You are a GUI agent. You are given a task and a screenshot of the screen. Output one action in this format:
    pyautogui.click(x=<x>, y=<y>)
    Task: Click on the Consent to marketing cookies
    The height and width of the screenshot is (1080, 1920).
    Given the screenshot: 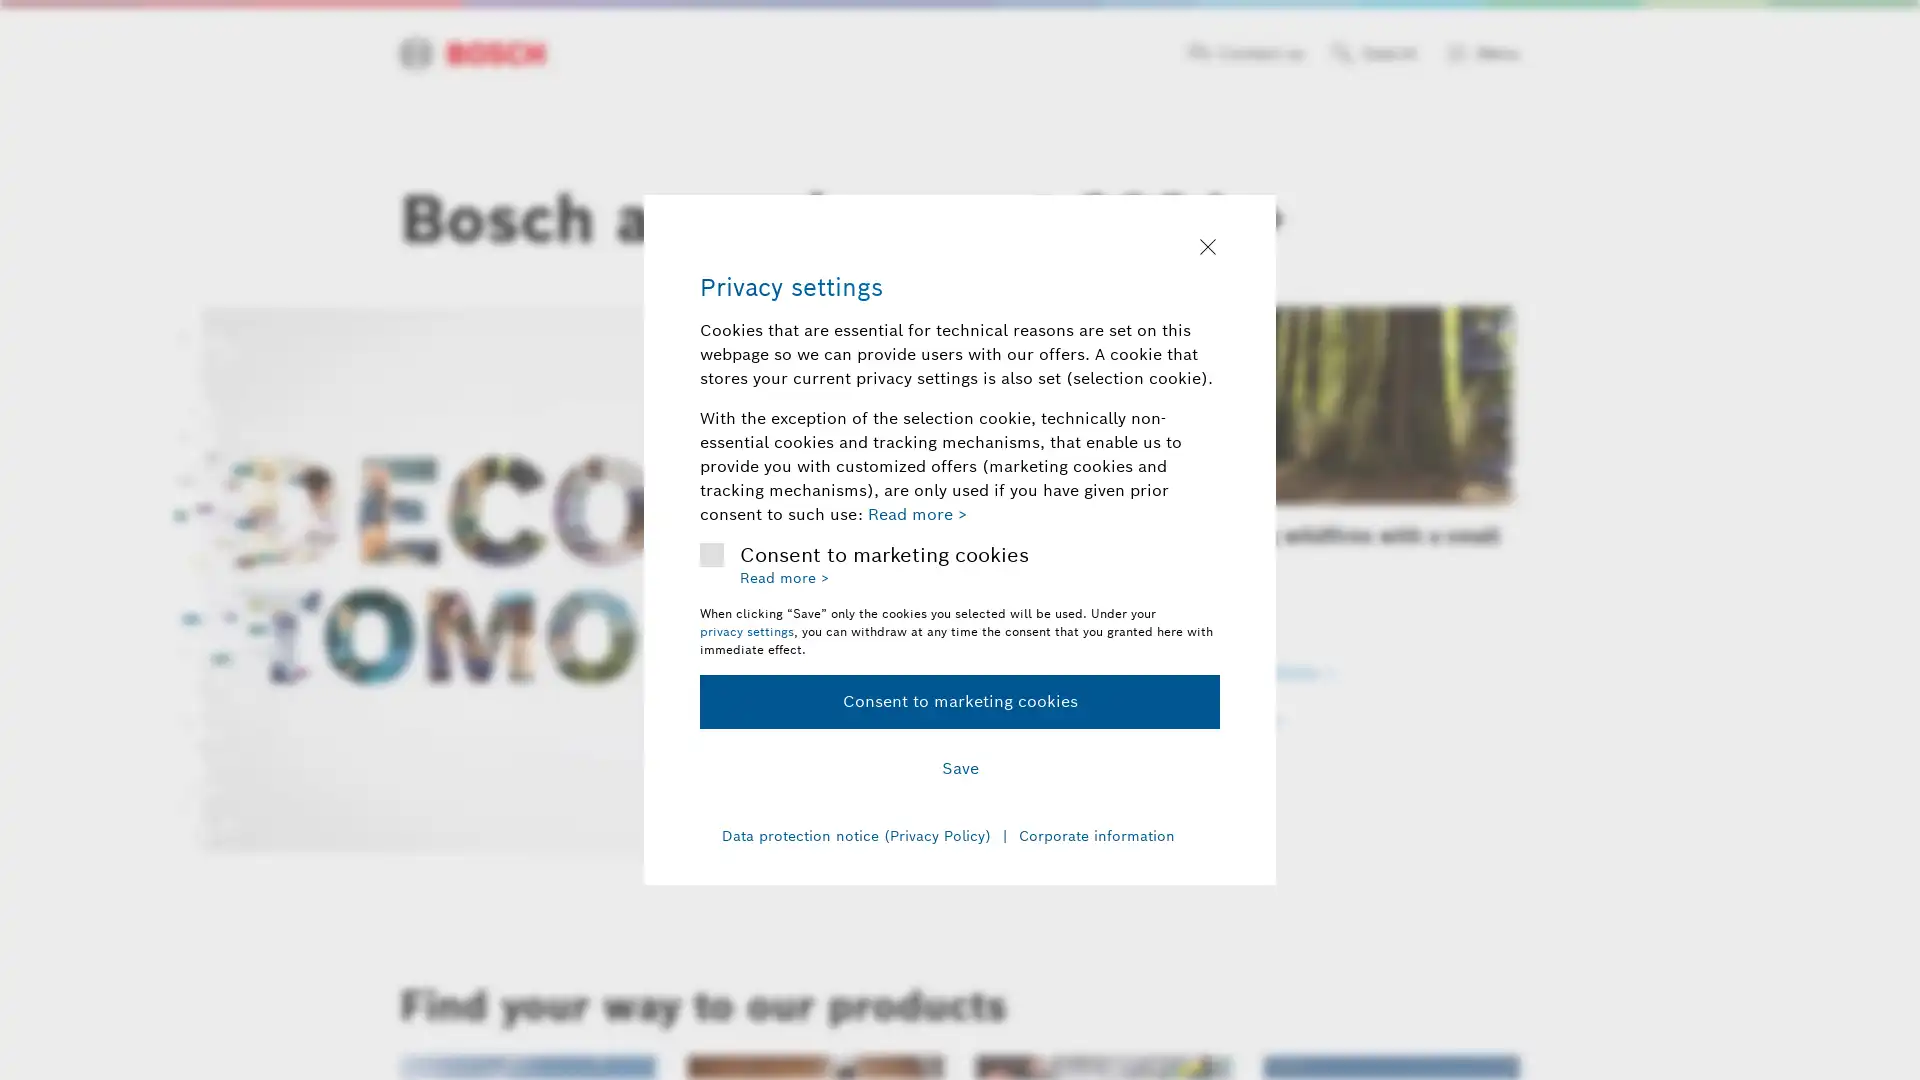 What is the action you would take?
    pyautogui.click(x=960, y=700)
    